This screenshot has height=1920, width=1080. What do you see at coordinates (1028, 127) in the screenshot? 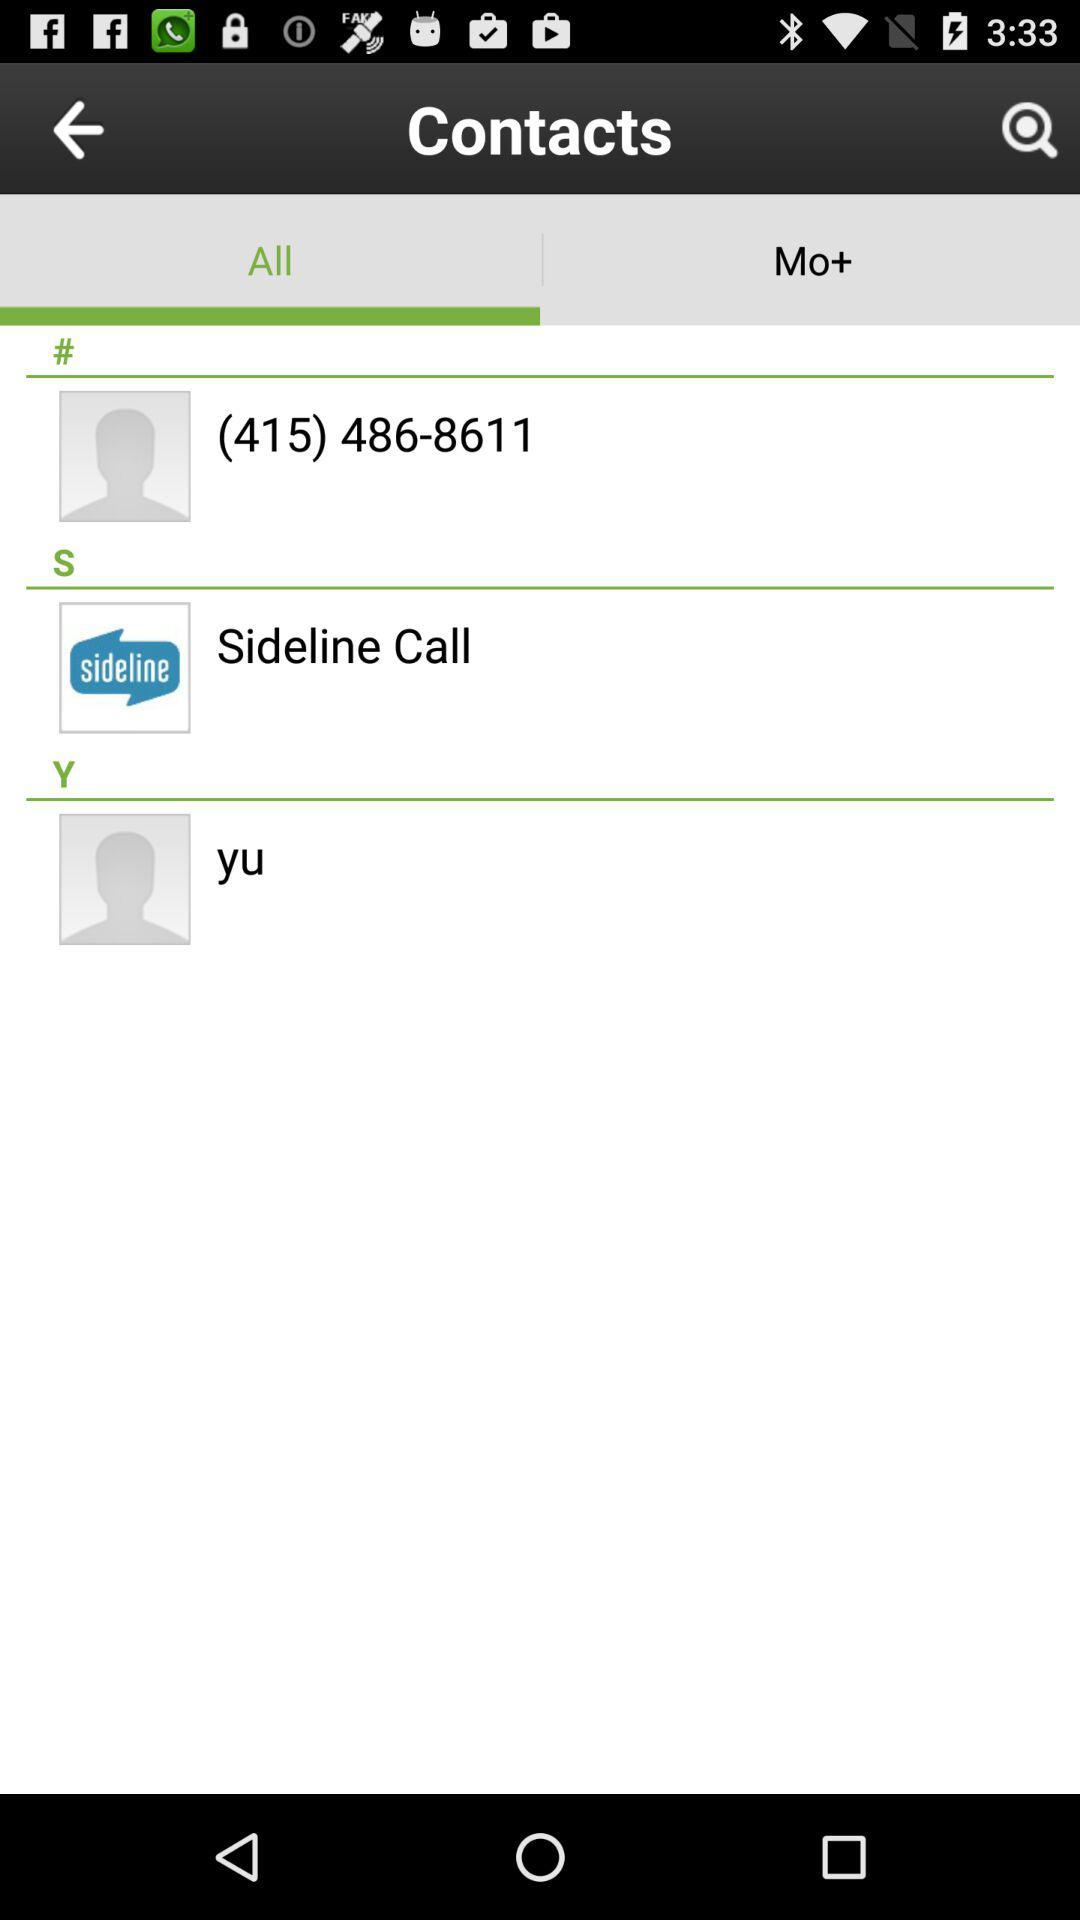
I see `item above mo+` at bounding box center [1028, 127].